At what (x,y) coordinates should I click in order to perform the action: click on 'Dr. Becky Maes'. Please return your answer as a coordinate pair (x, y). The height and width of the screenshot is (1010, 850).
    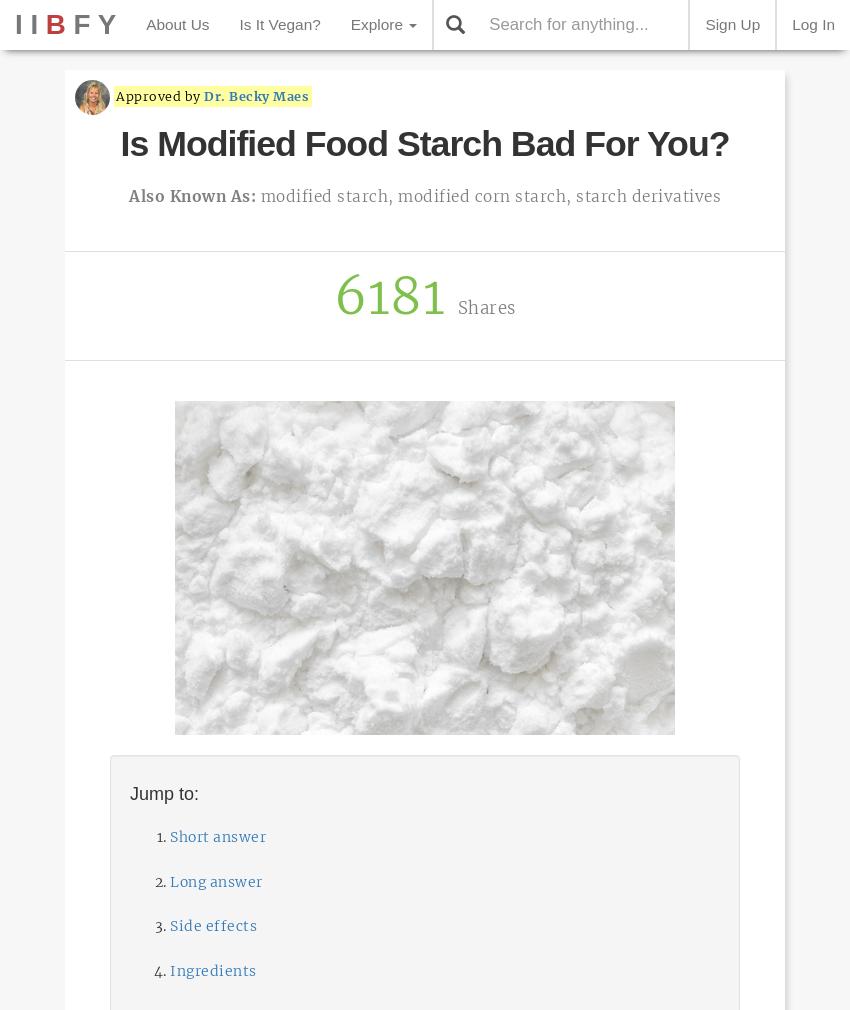
    Looking at the image, I should click on (255, 95).